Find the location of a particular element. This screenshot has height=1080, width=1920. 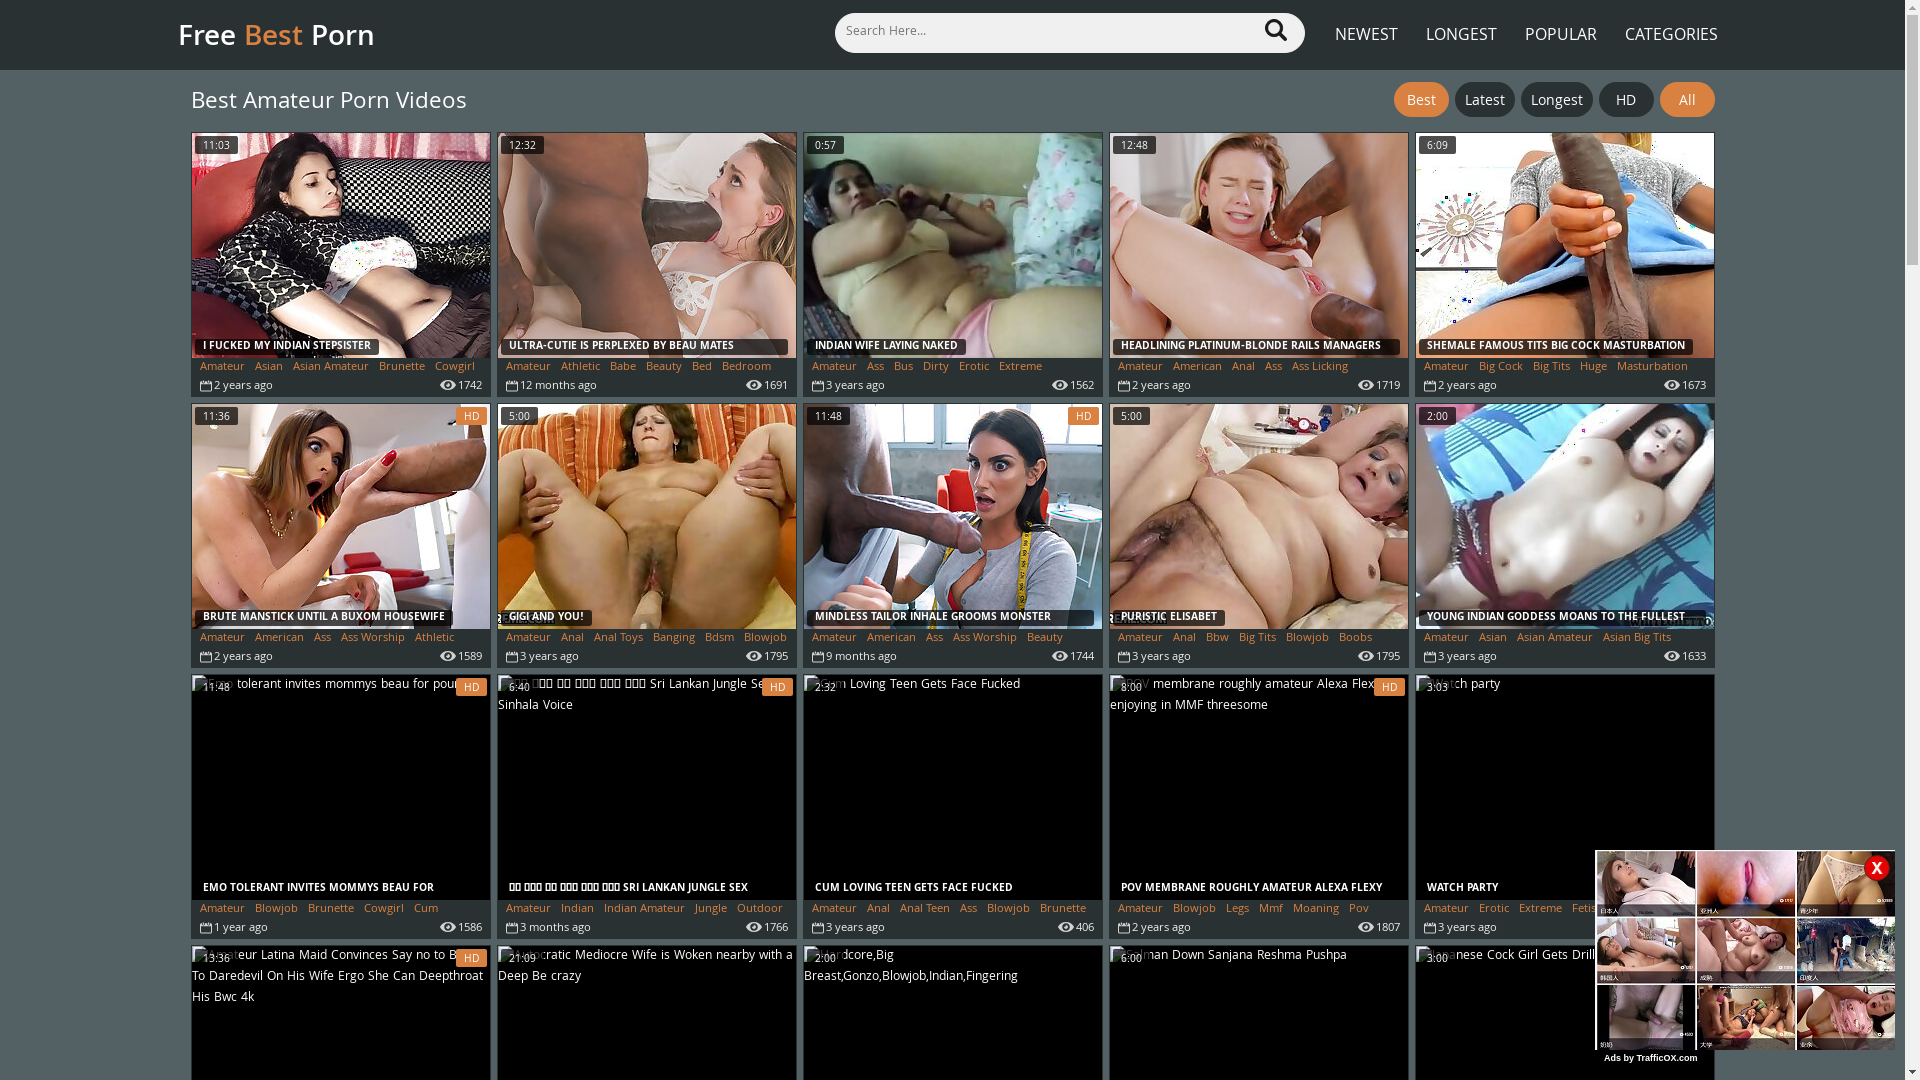

'Dirty' is located at coordinates (934, 367).